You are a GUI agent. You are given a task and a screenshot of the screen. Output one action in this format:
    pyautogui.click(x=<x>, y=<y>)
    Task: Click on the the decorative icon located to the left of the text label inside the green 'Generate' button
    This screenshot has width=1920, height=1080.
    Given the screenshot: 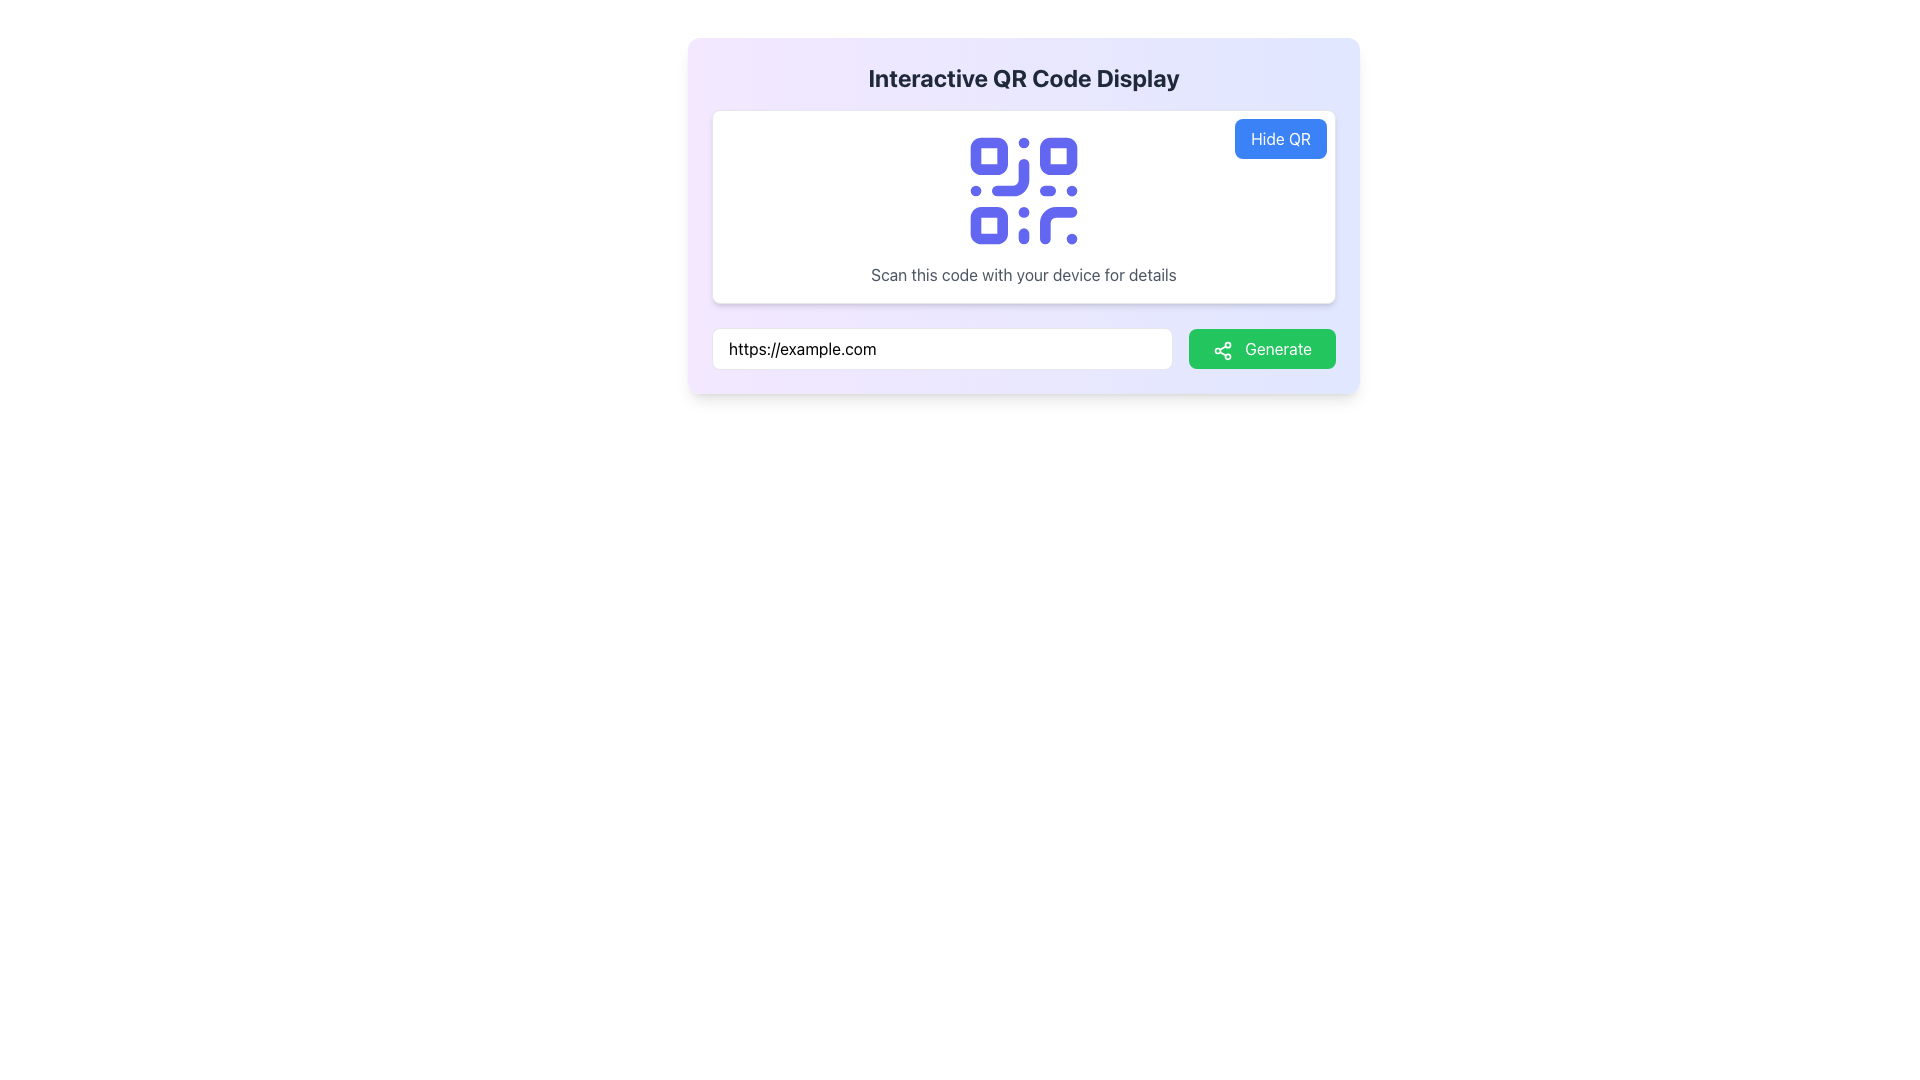 What is the action you would take?
    pyautogui.click(x=1222, y=349)
    